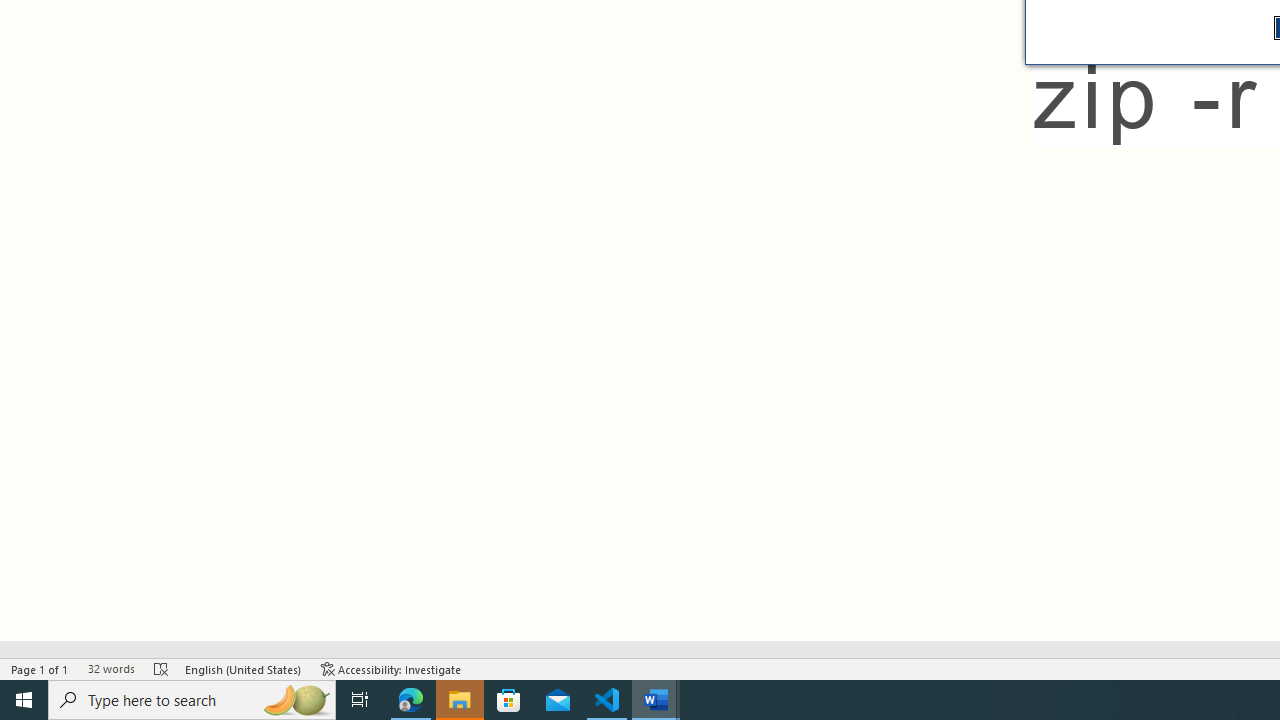 This screenshot has width=1280, height=720. I want to click on 'Search highlights icon opens search home window', so click(294, 698).